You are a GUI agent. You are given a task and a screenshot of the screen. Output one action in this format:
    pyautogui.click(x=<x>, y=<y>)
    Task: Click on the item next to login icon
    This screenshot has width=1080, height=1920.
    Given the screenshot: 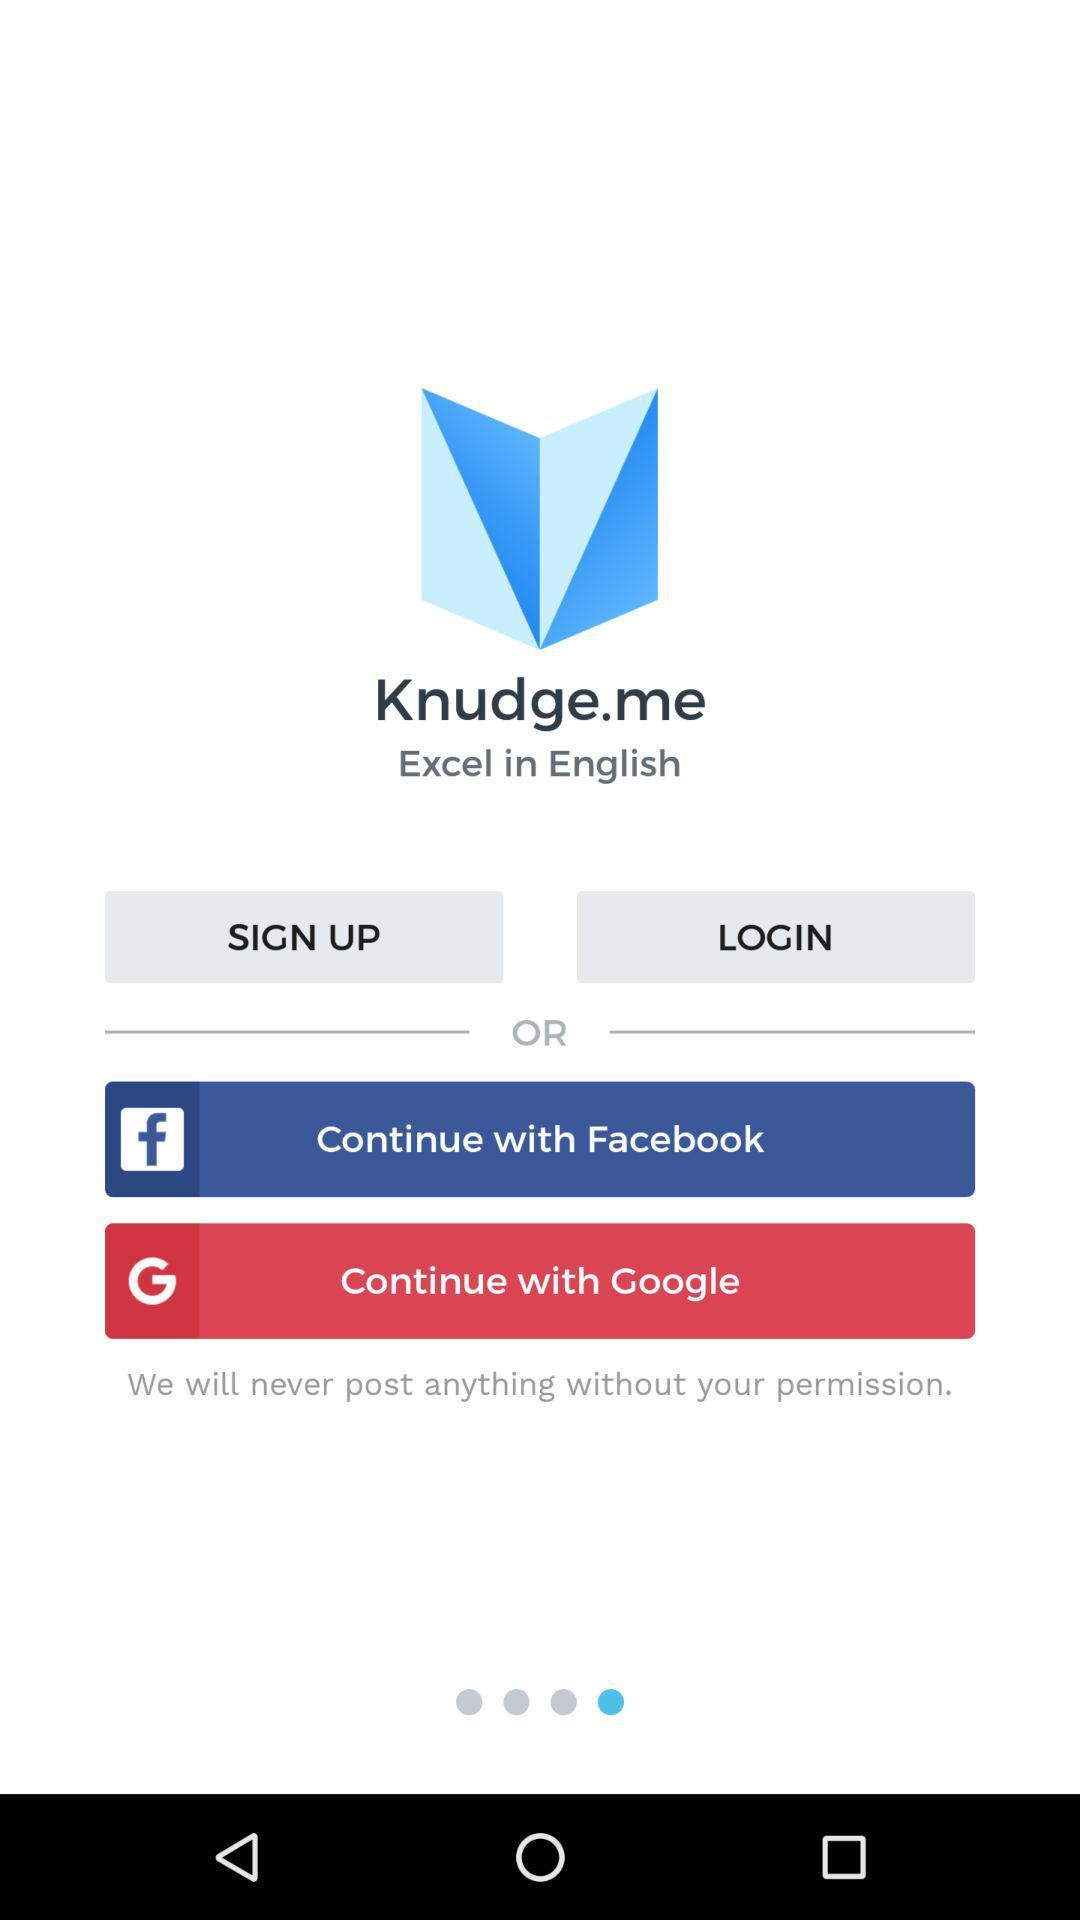 What is the action you would take?
    pyautogui.click(x=304, y=936)
    